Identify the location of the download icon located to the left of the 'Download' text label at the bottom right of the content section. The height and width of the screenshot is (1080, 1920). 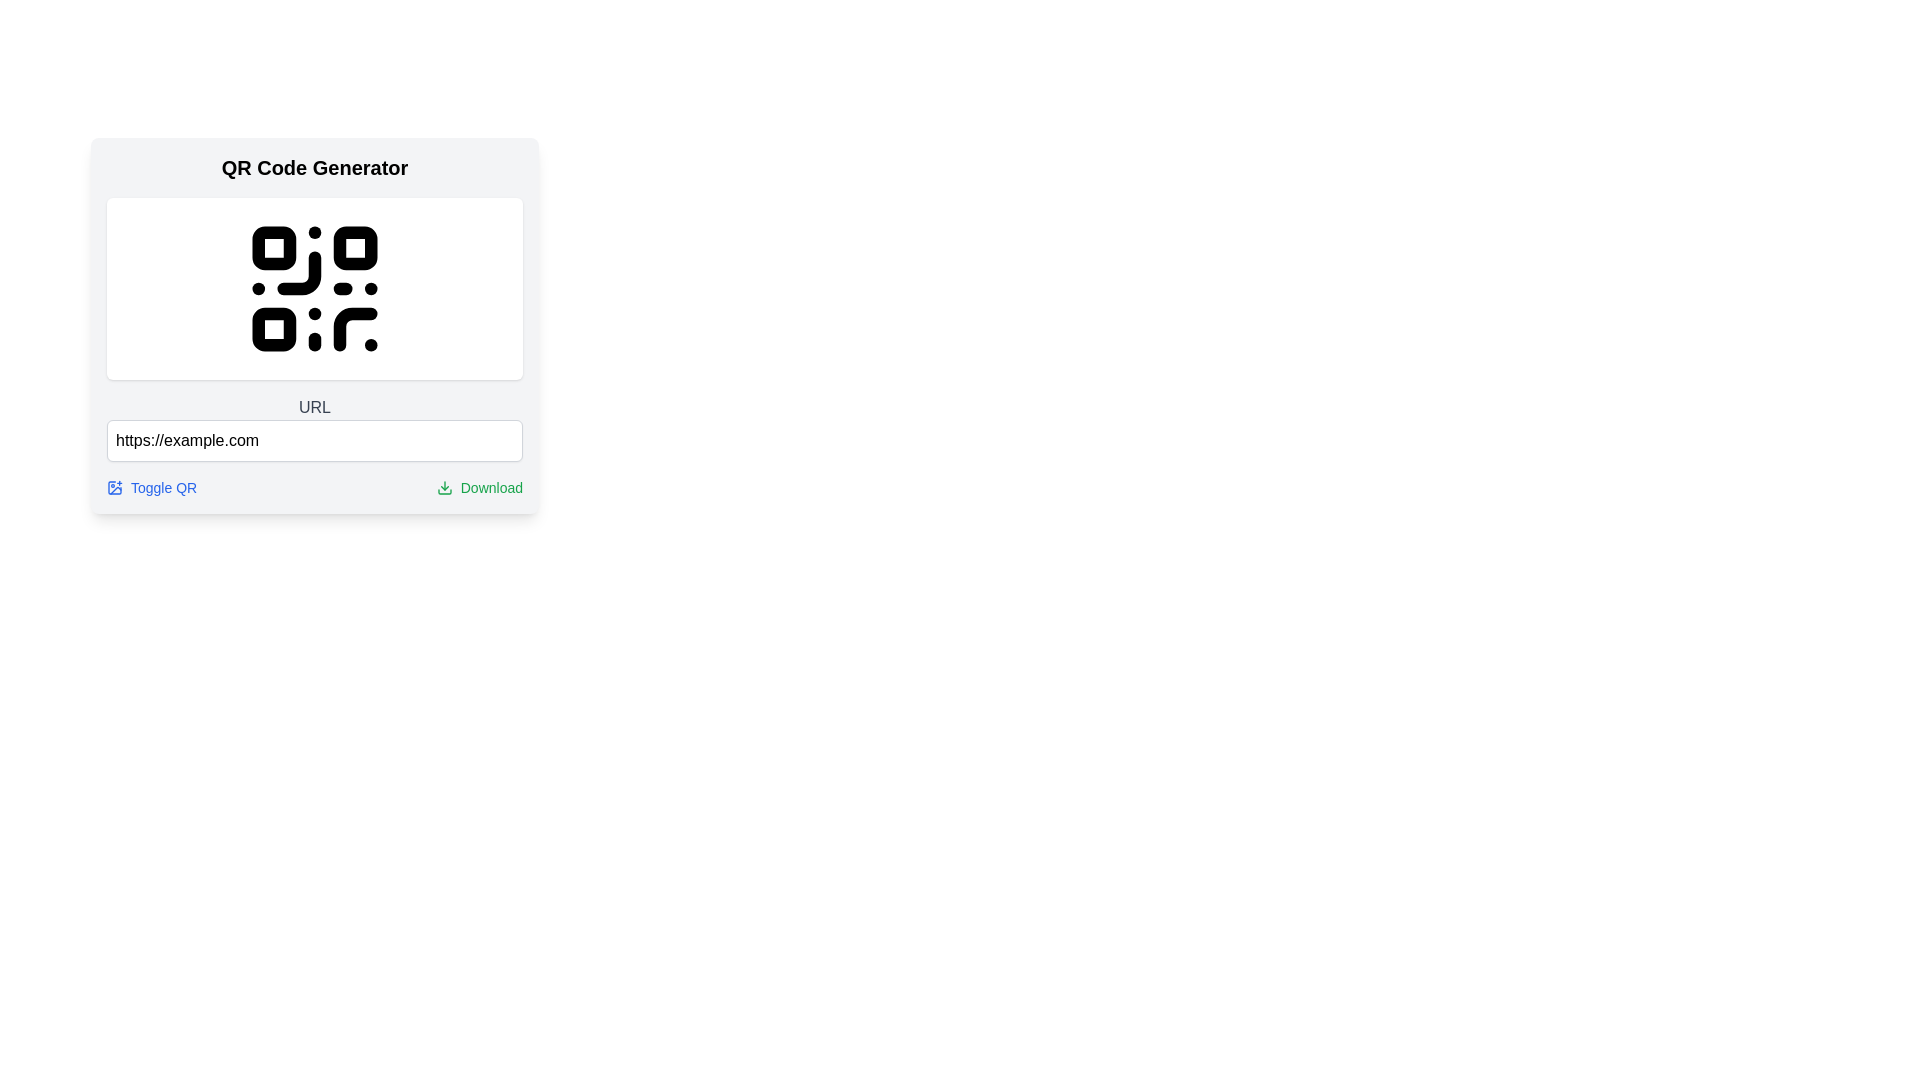
(443, 488).